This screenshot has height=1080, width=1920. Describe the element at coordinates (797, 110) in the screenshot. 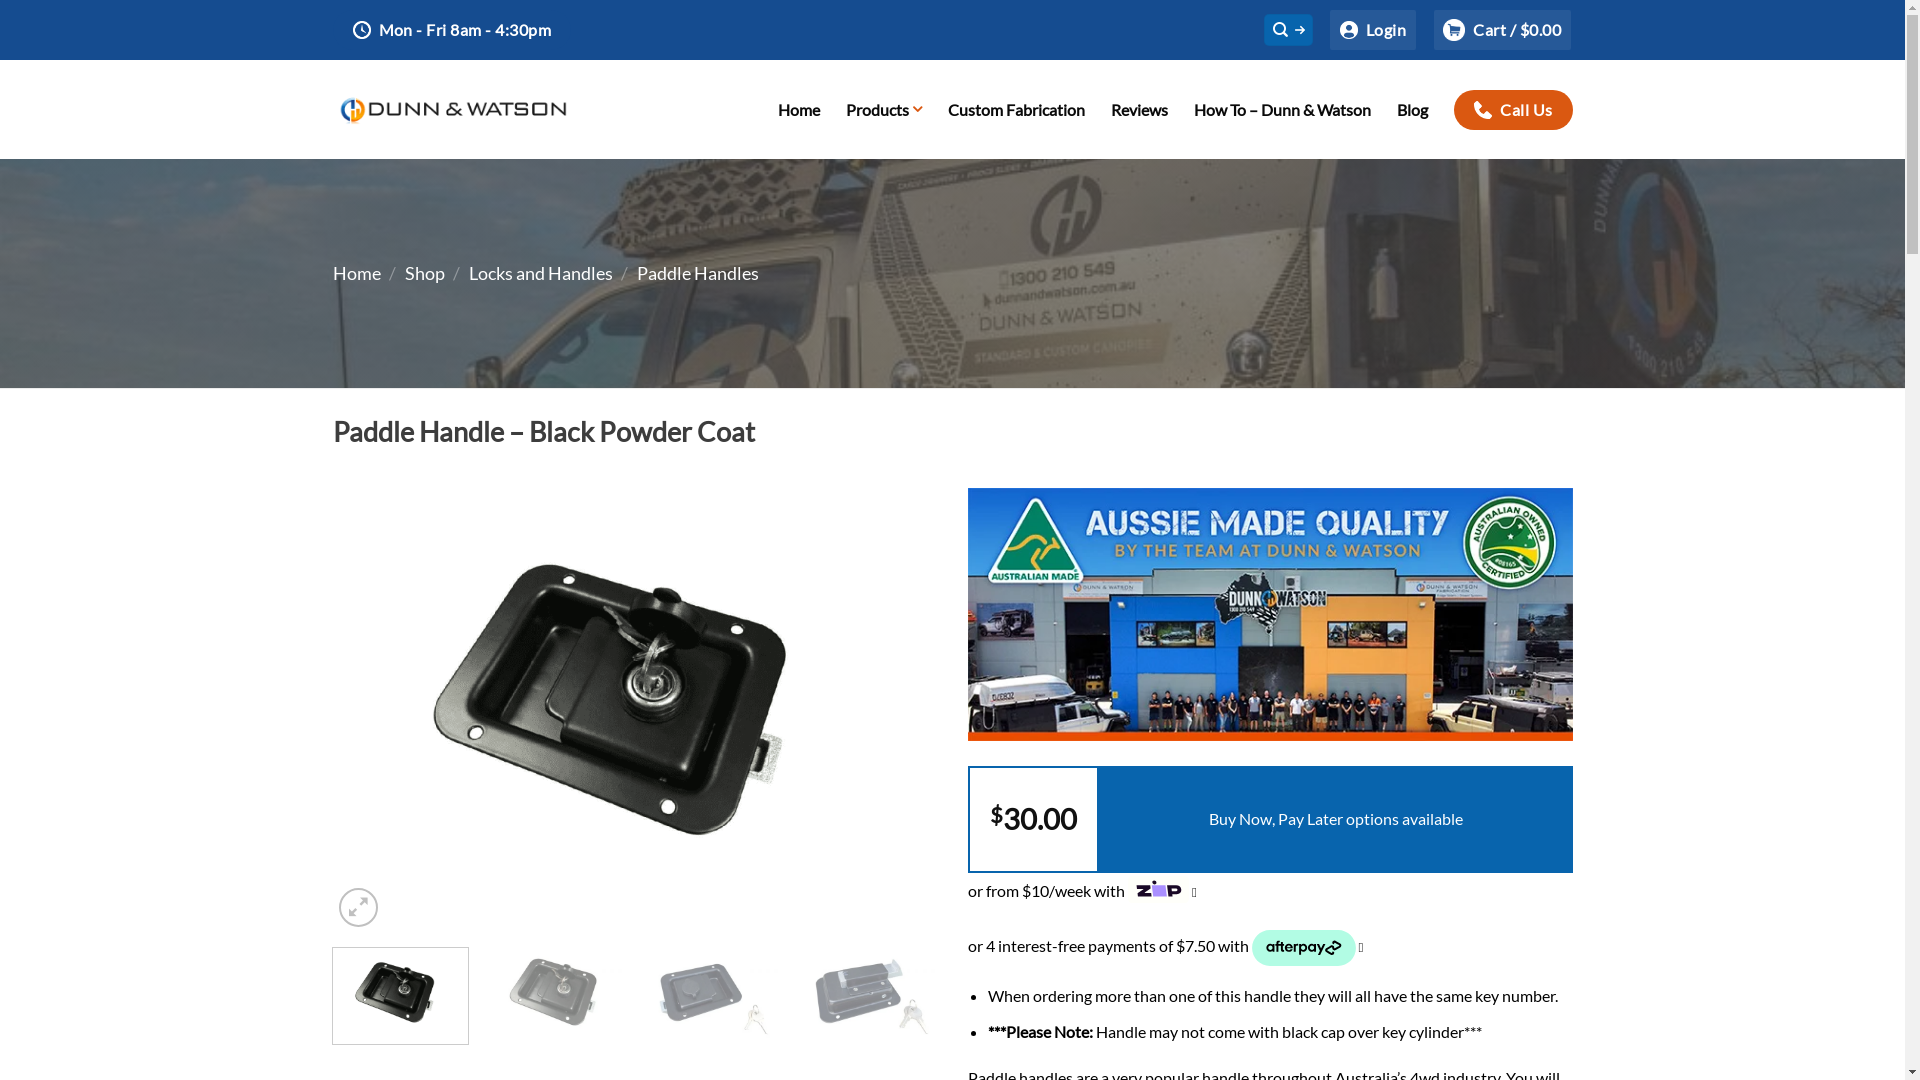

I see `'Home'` at that location.